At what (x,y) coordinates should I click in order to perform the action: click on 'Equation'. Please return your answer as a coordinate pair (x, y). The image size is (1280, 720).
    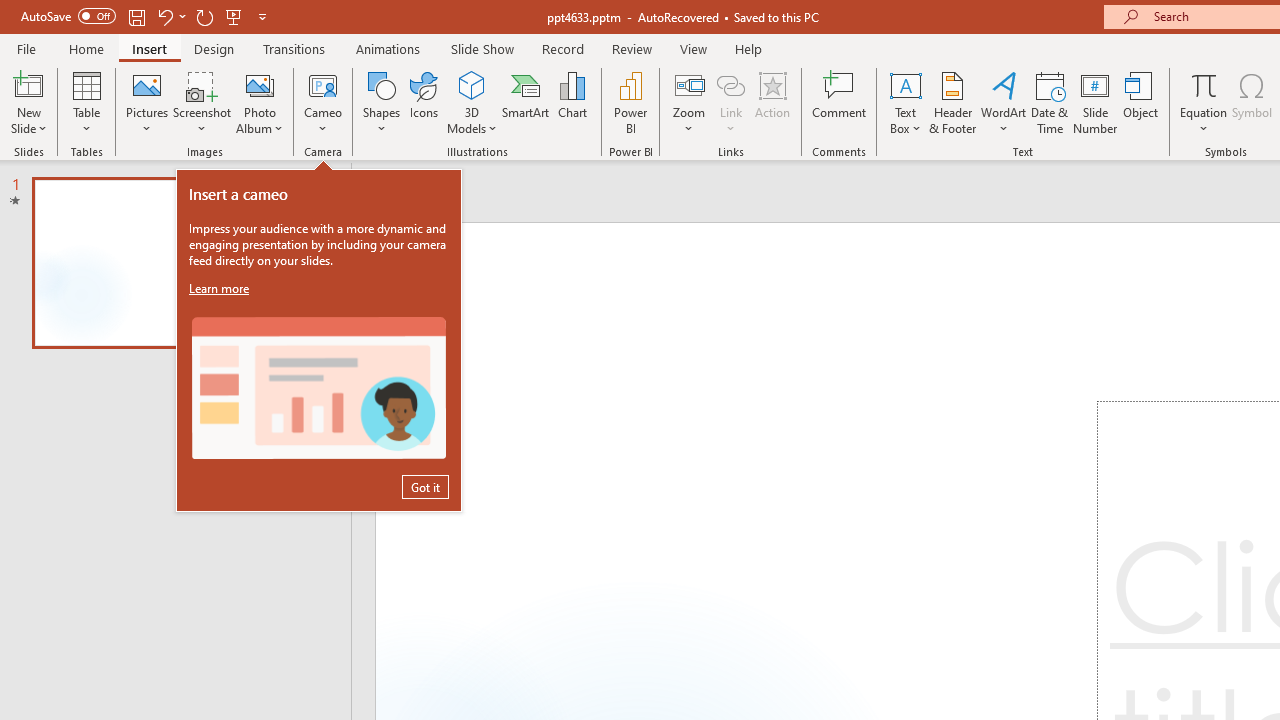
    Looking at the image, I should click on (1202, 84).